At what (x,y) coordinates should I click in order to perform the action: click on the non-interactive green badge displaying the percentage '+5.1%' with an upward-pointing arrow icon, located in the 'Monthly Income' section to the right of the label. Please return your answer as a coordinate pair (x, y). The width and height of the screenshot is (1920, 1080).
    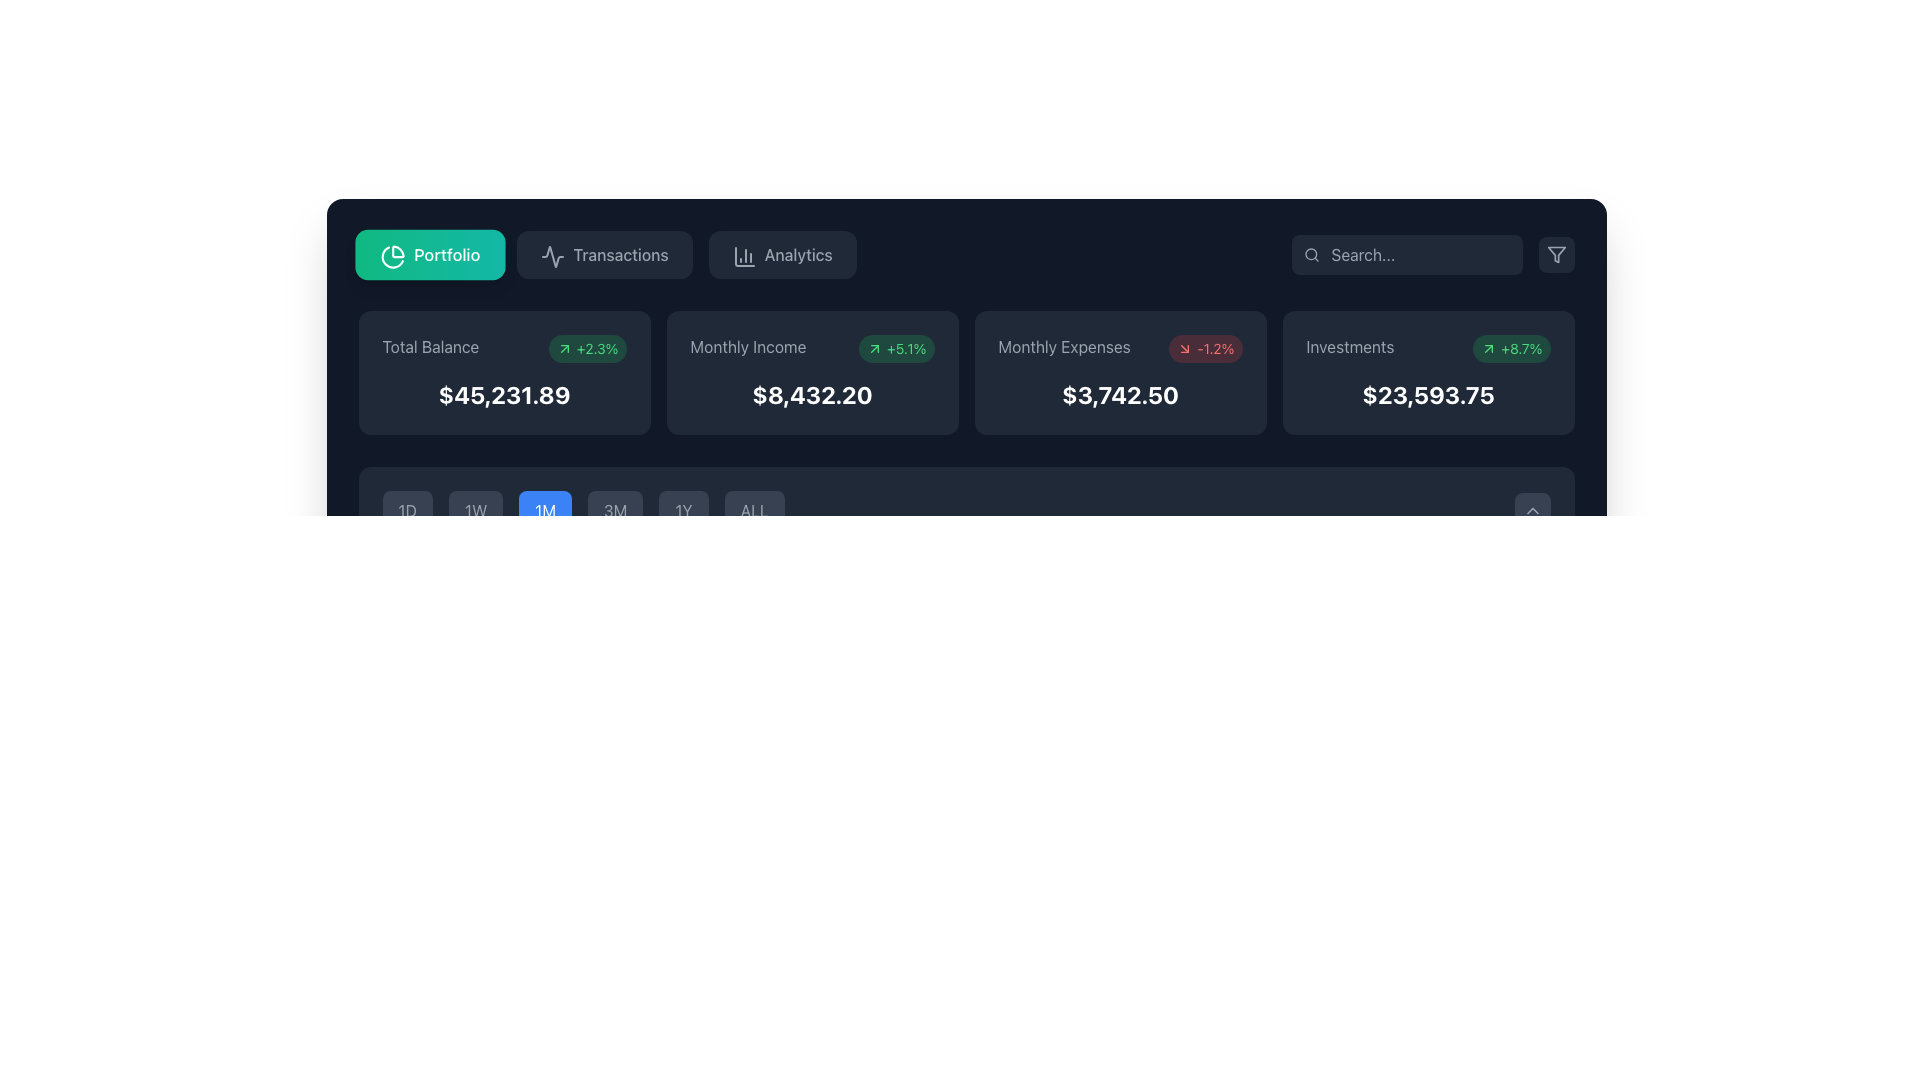
    Looking at the image, I should click on (895, 347).